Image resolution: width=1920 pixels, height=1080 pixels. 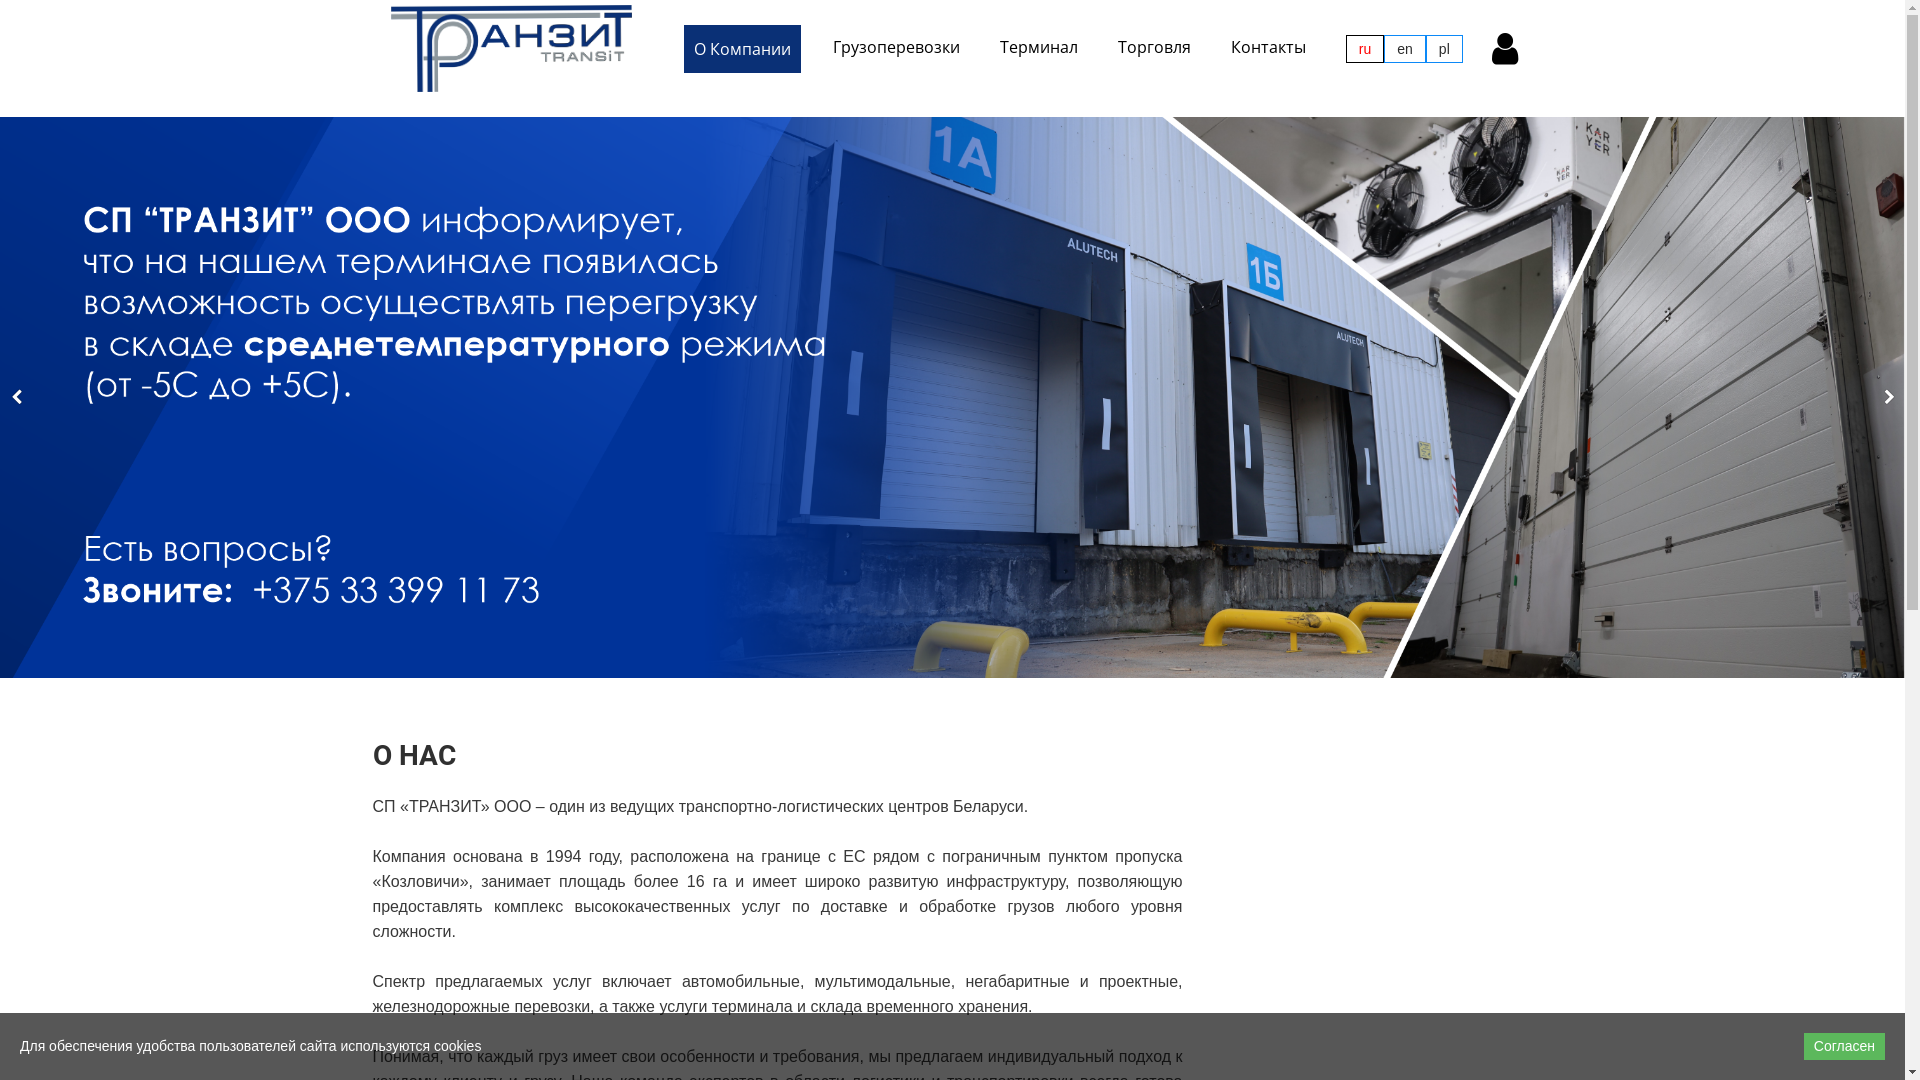 I want to click on 'en', so click(x=1404, y=48).